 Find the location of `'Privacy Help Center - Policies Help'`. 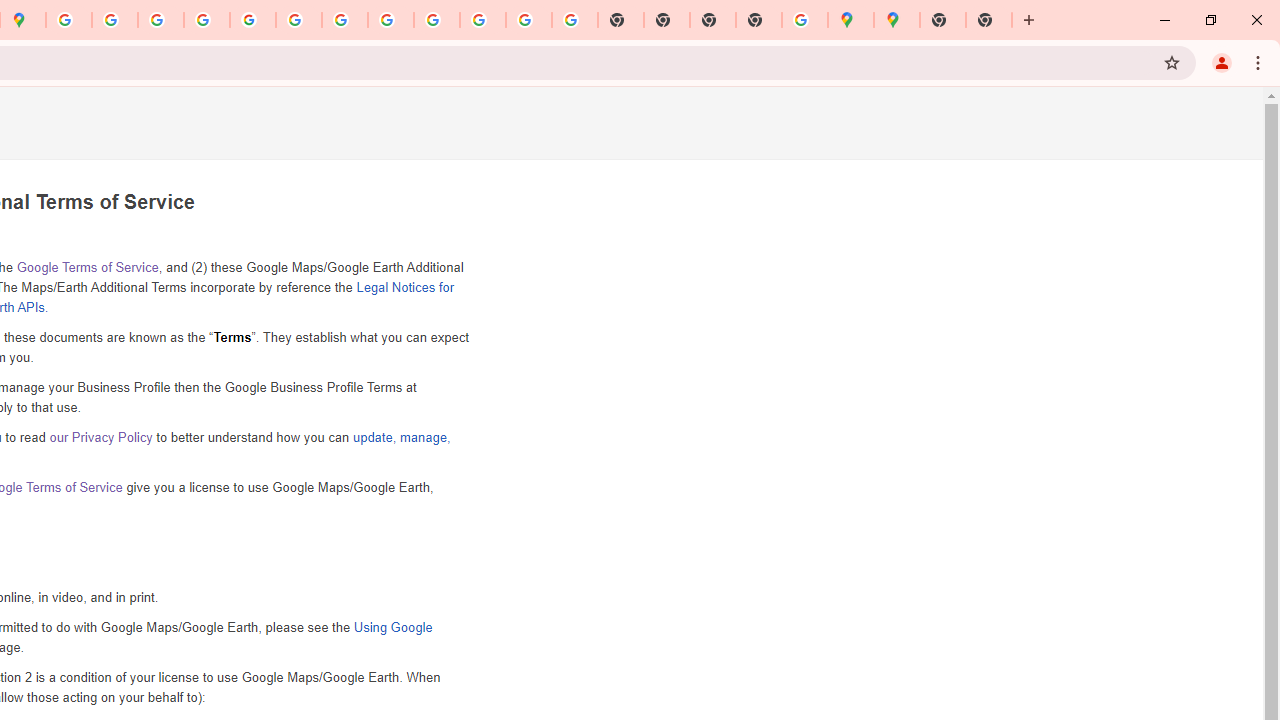

'Privacy Help Center - Policies Help' is located at coordinates (161, 20).